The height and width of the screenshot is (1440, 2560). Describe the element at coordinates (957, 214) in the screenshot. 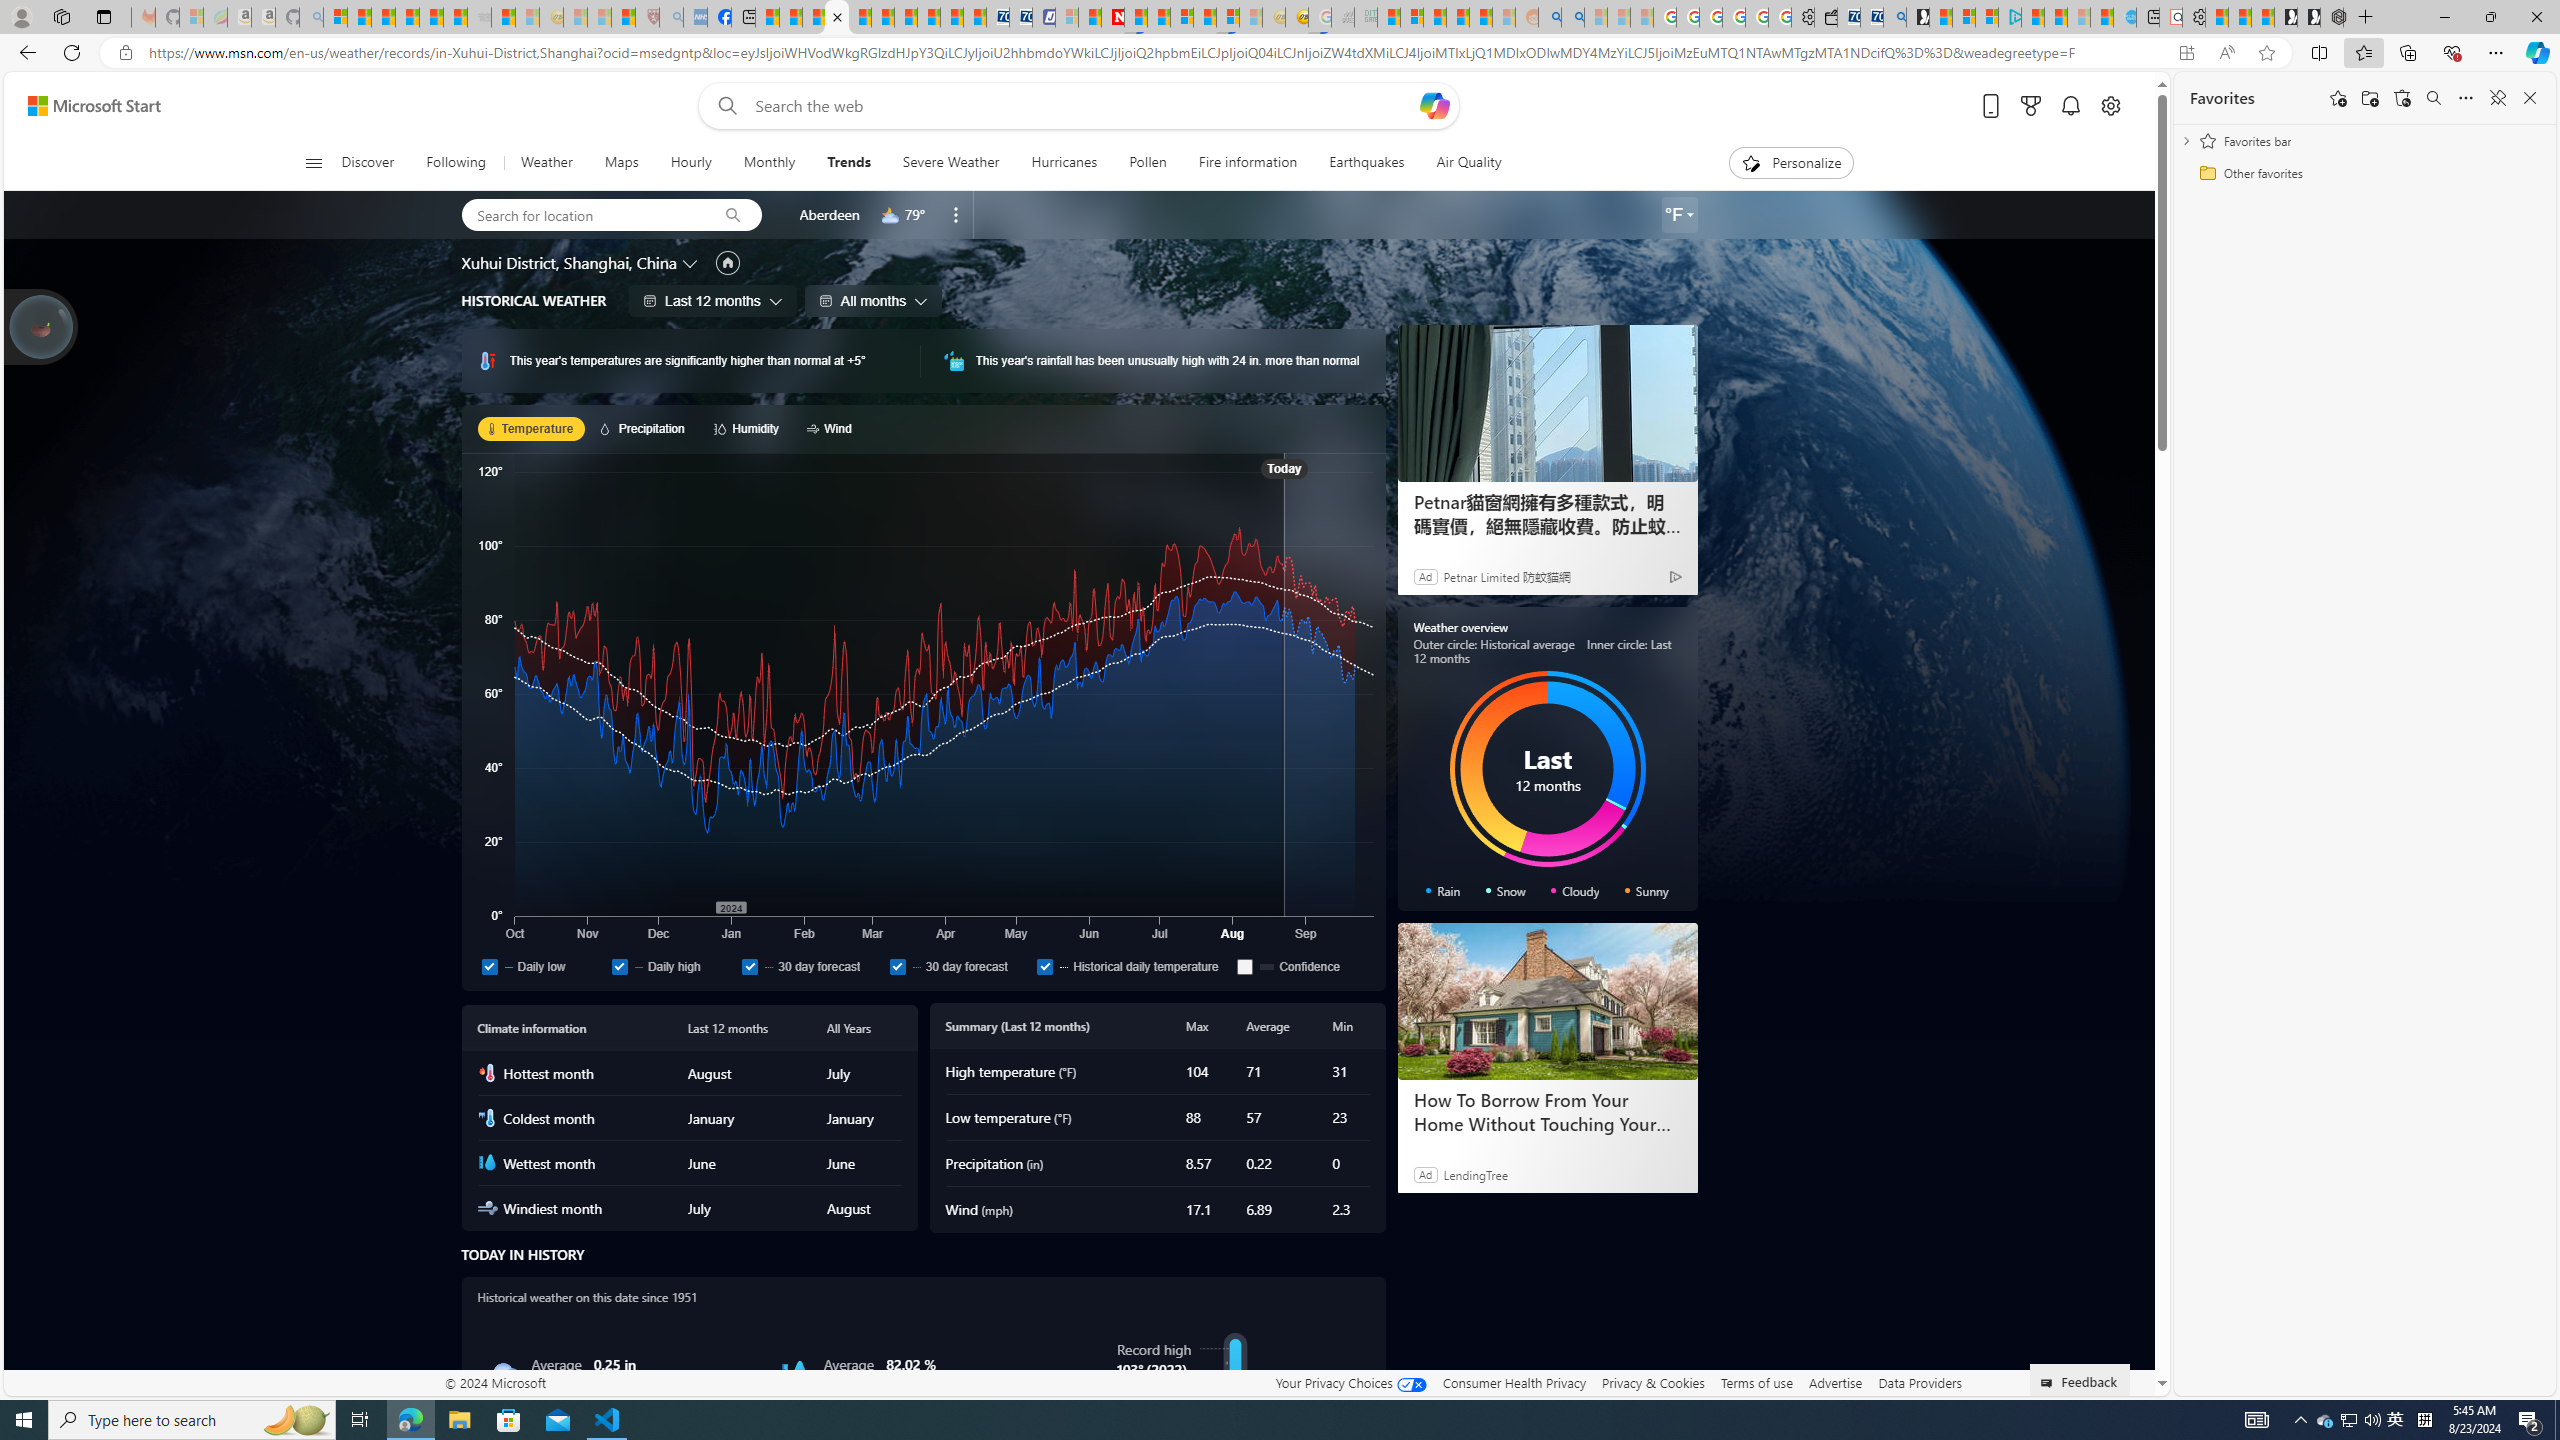

I see `'Remove location'` at that location.